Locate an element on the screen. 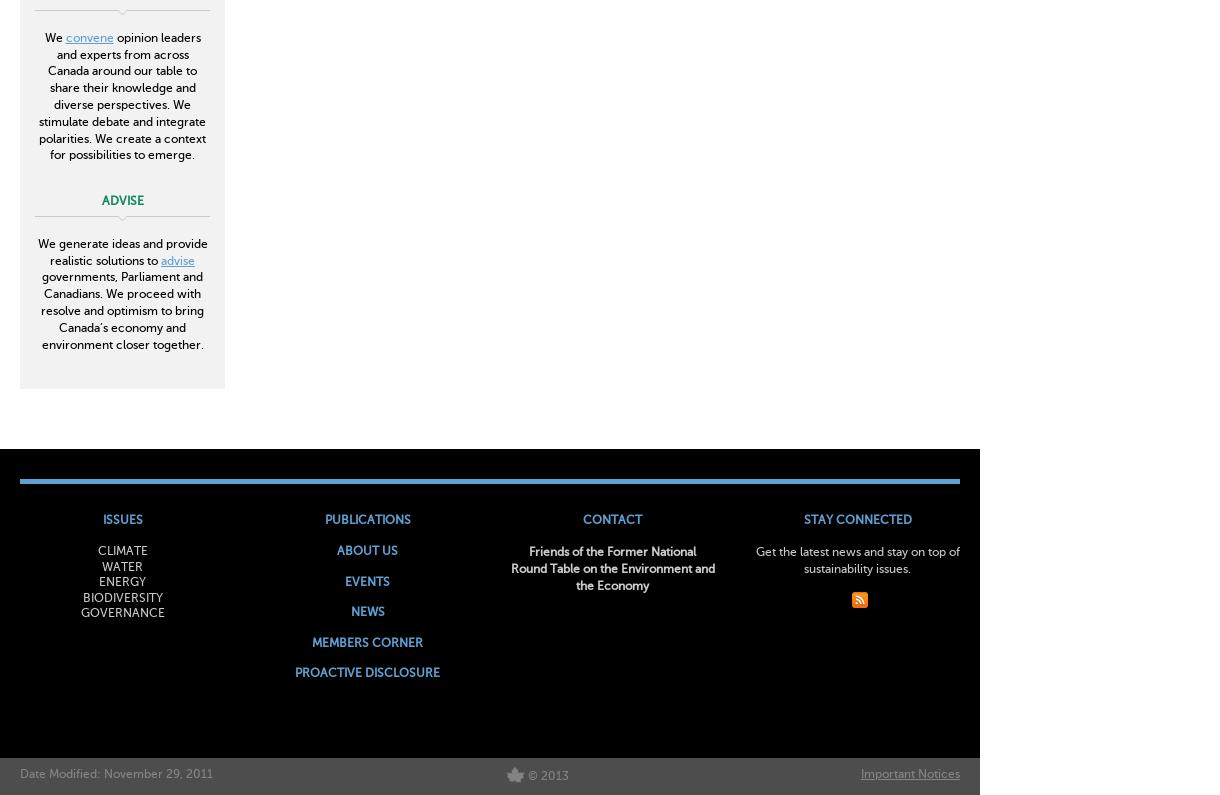 This screenshot has height=795, width=1220. 'We' is located at coordinates (53, 38).